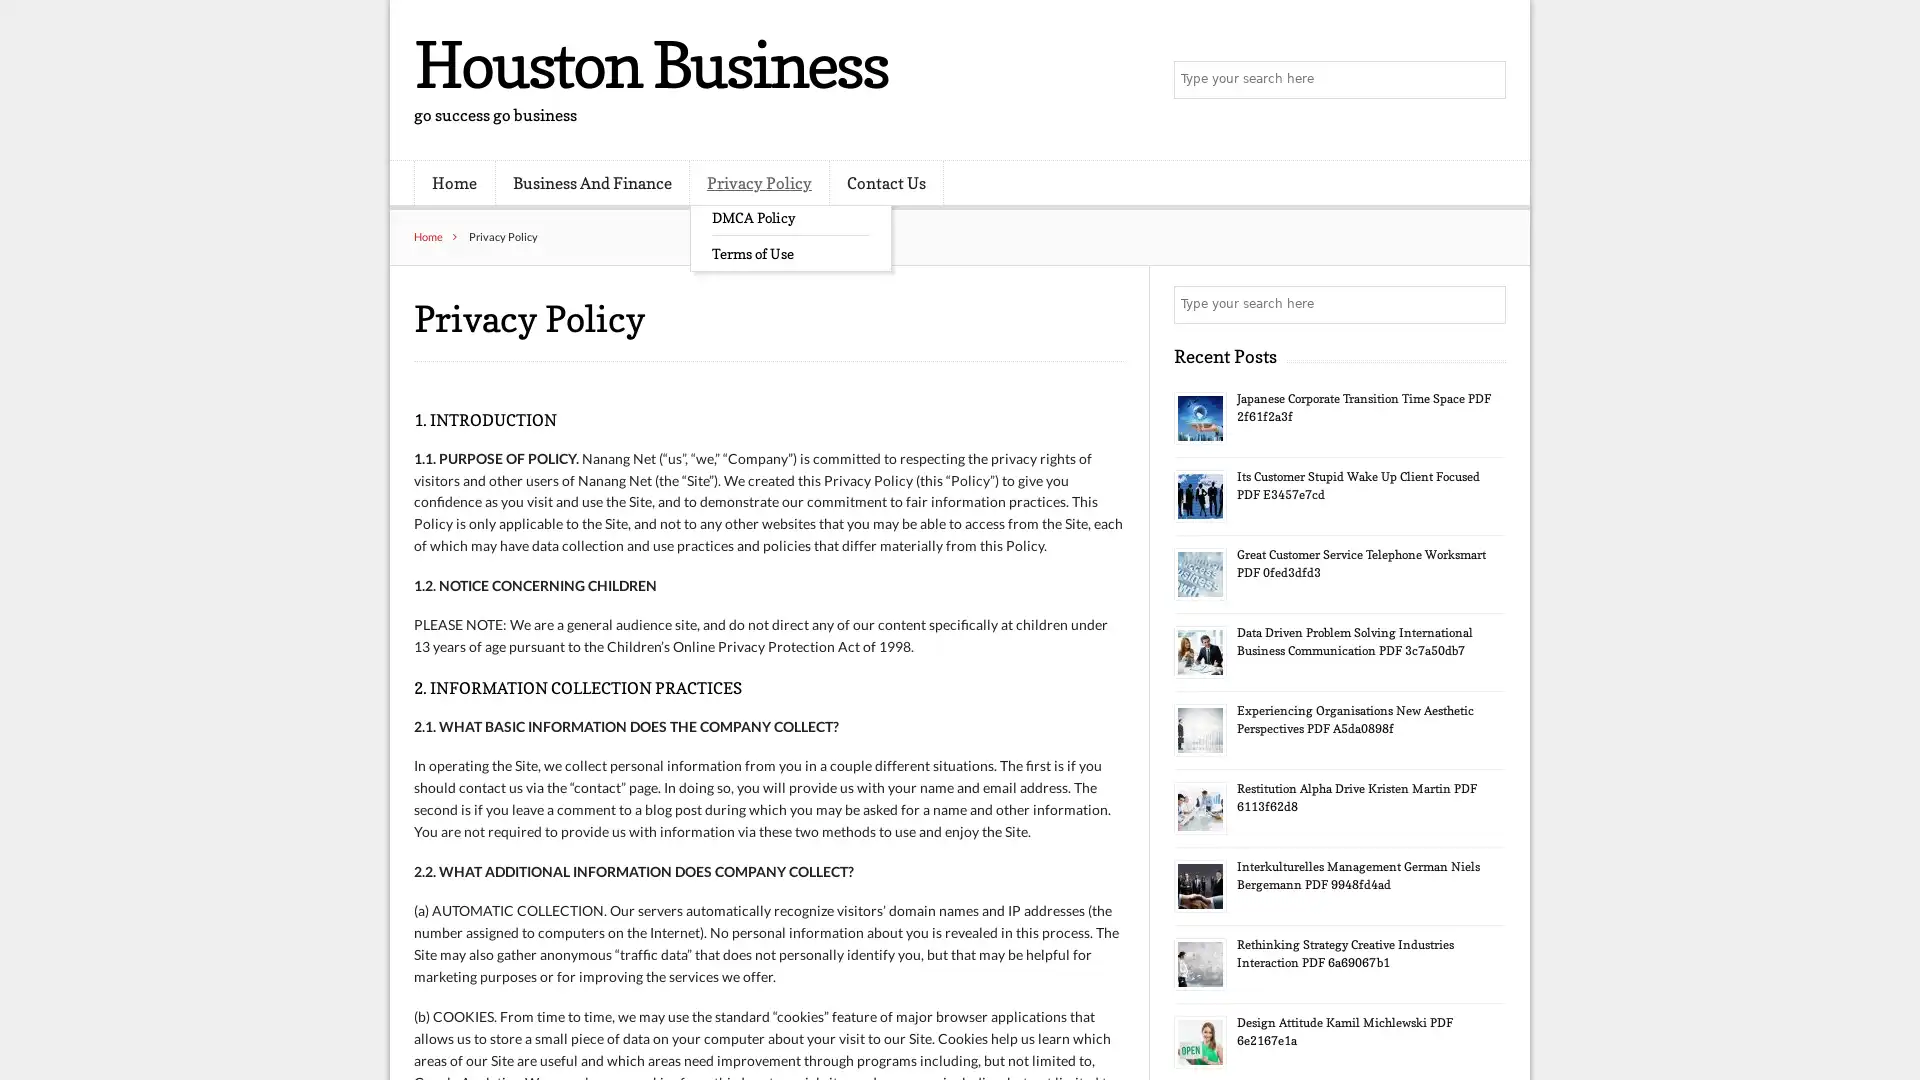 The image size is (1920, 1080). What do you see at coordinates (1485, 80) in the screenshot?
I see `Search` at bounding box center [1485, 80].